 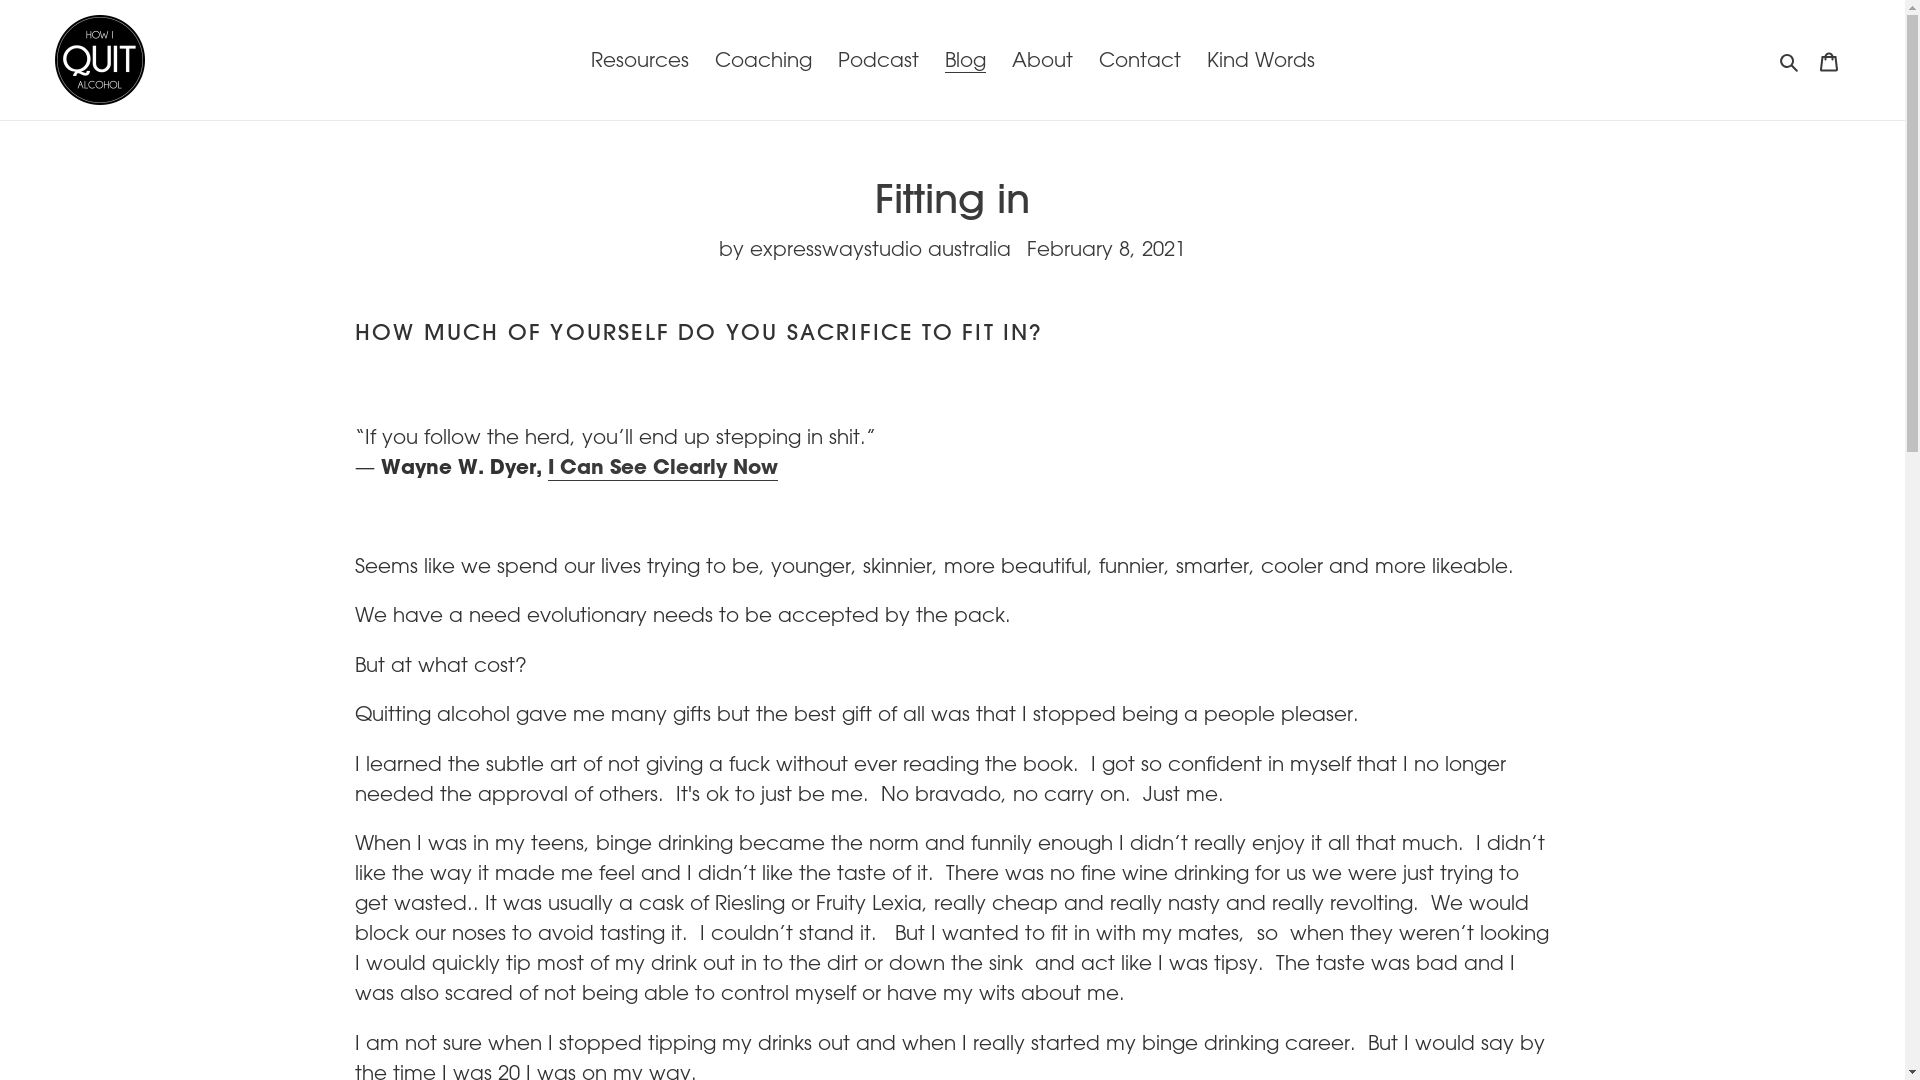 What do you see at coordinates (1002, 59) in the screenshot?
I see `'About'` at bounding box center [1002, 59].